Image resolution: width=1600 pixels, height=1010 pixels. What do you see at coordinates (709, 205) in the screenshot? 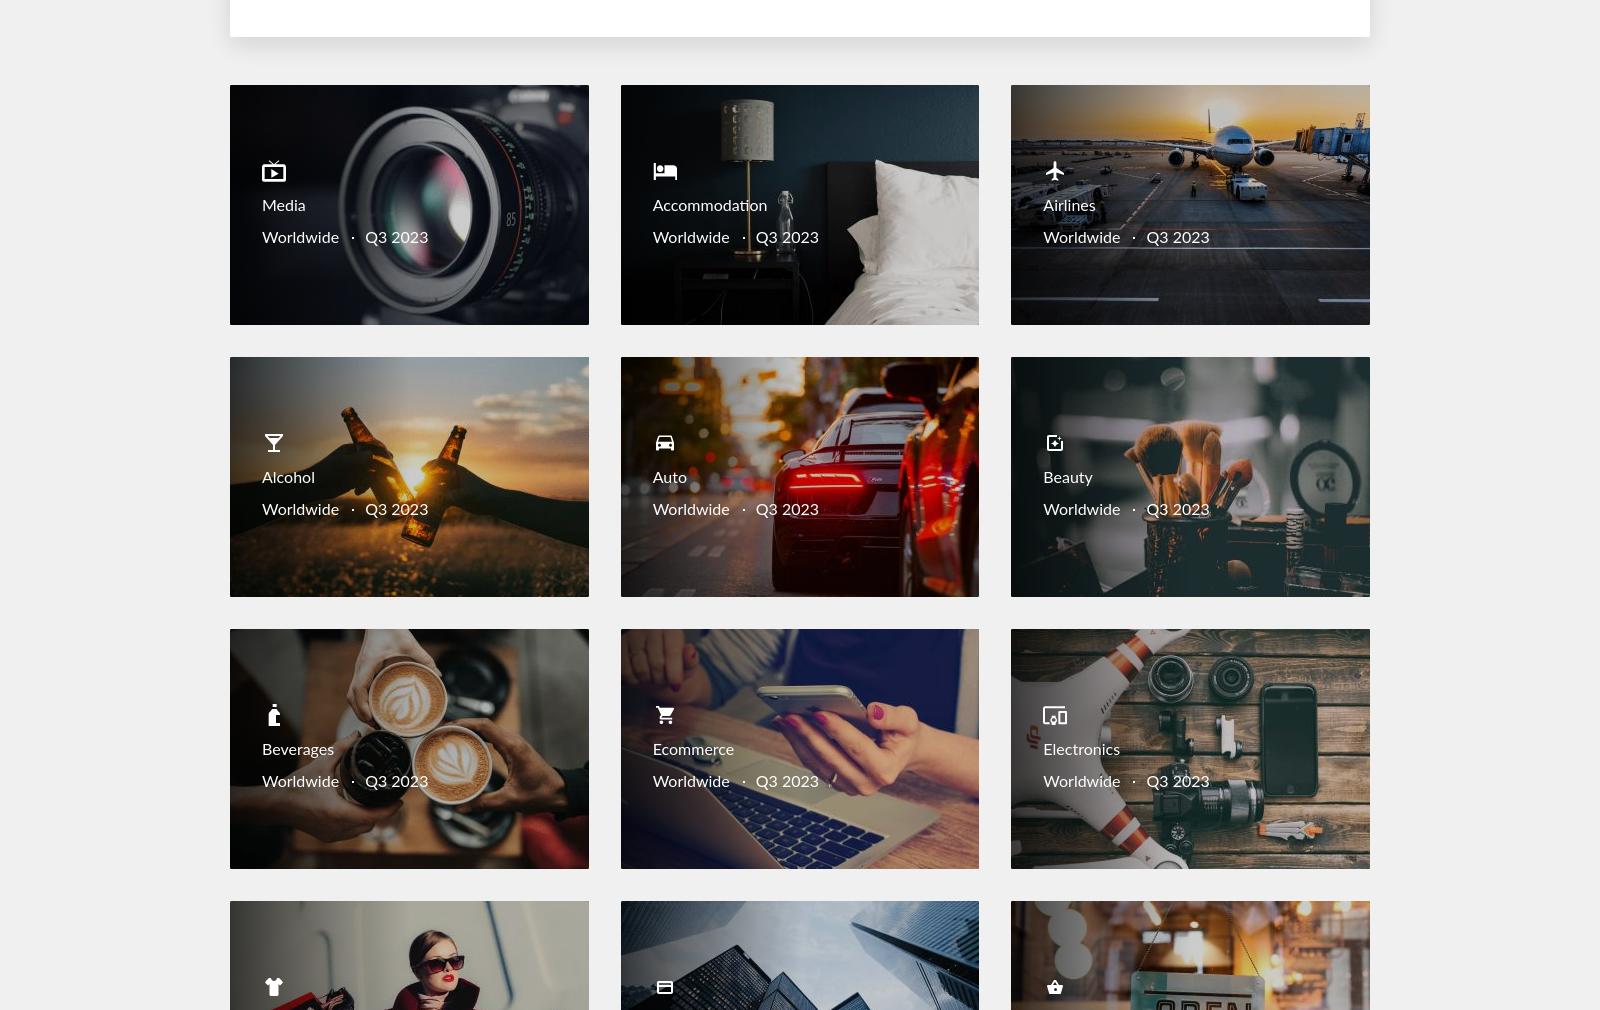
I see `'Accommodation'` at bounding box center [709, 205].